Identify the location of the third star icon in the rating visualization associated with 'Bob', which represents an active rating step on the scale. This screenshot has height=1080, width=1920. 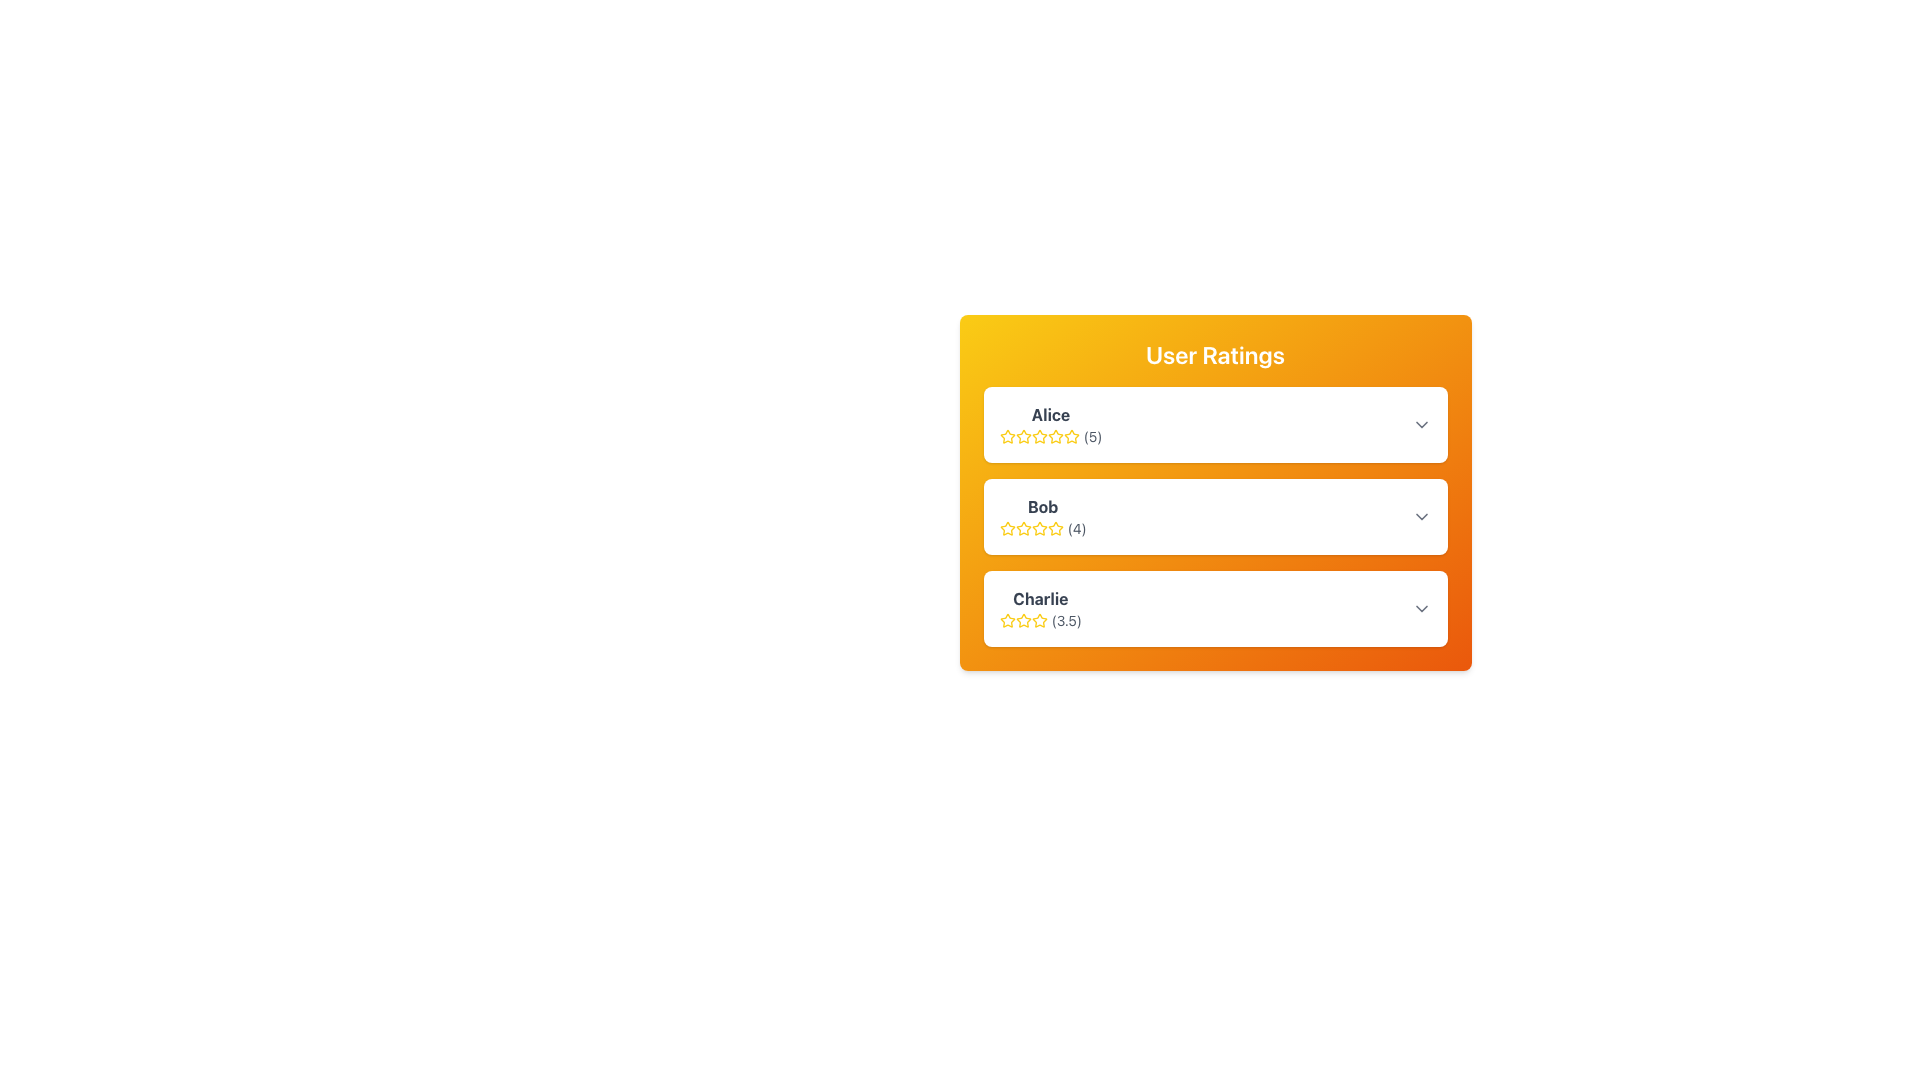
(1023, 527).